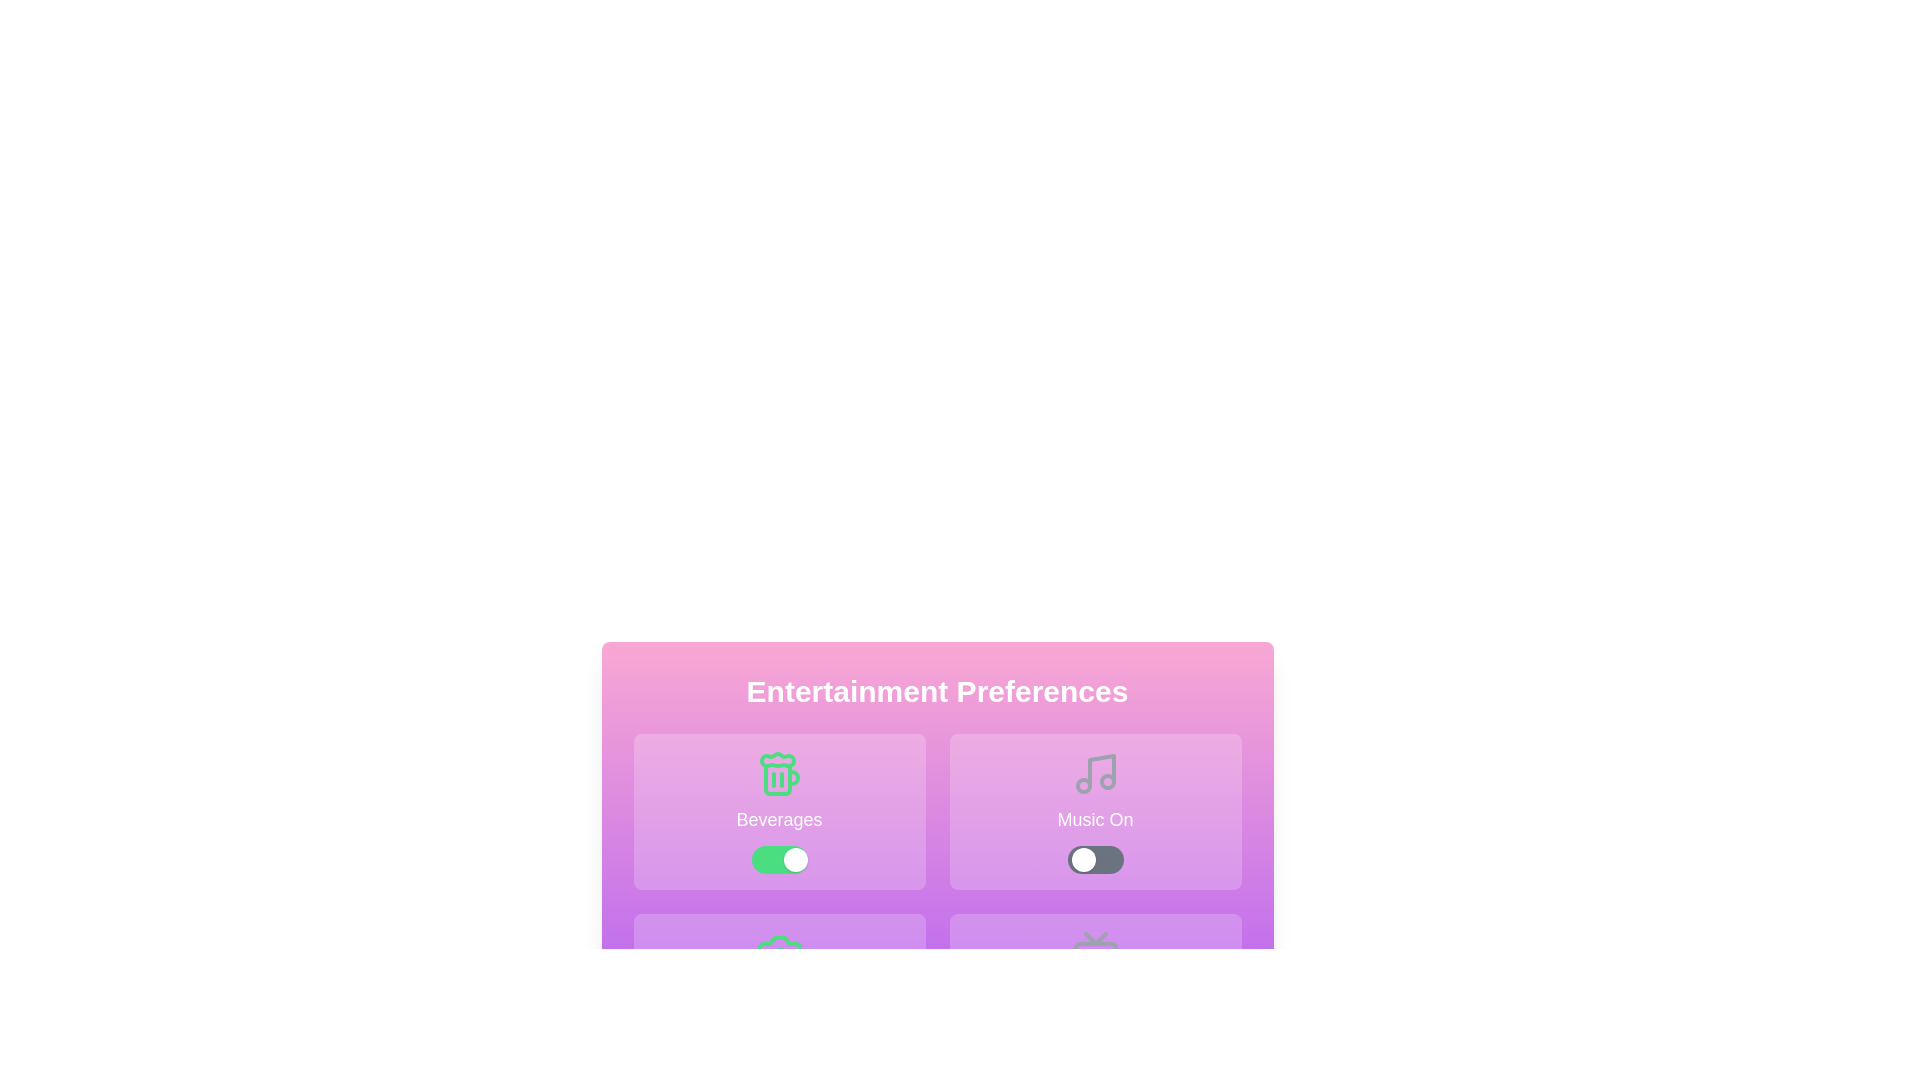 This screenshot has width=1920, height=1080. Describe the element at coordinates (1094, 812) in the screenshot. I see `the icon corresponding to the feature Music On` at that location.